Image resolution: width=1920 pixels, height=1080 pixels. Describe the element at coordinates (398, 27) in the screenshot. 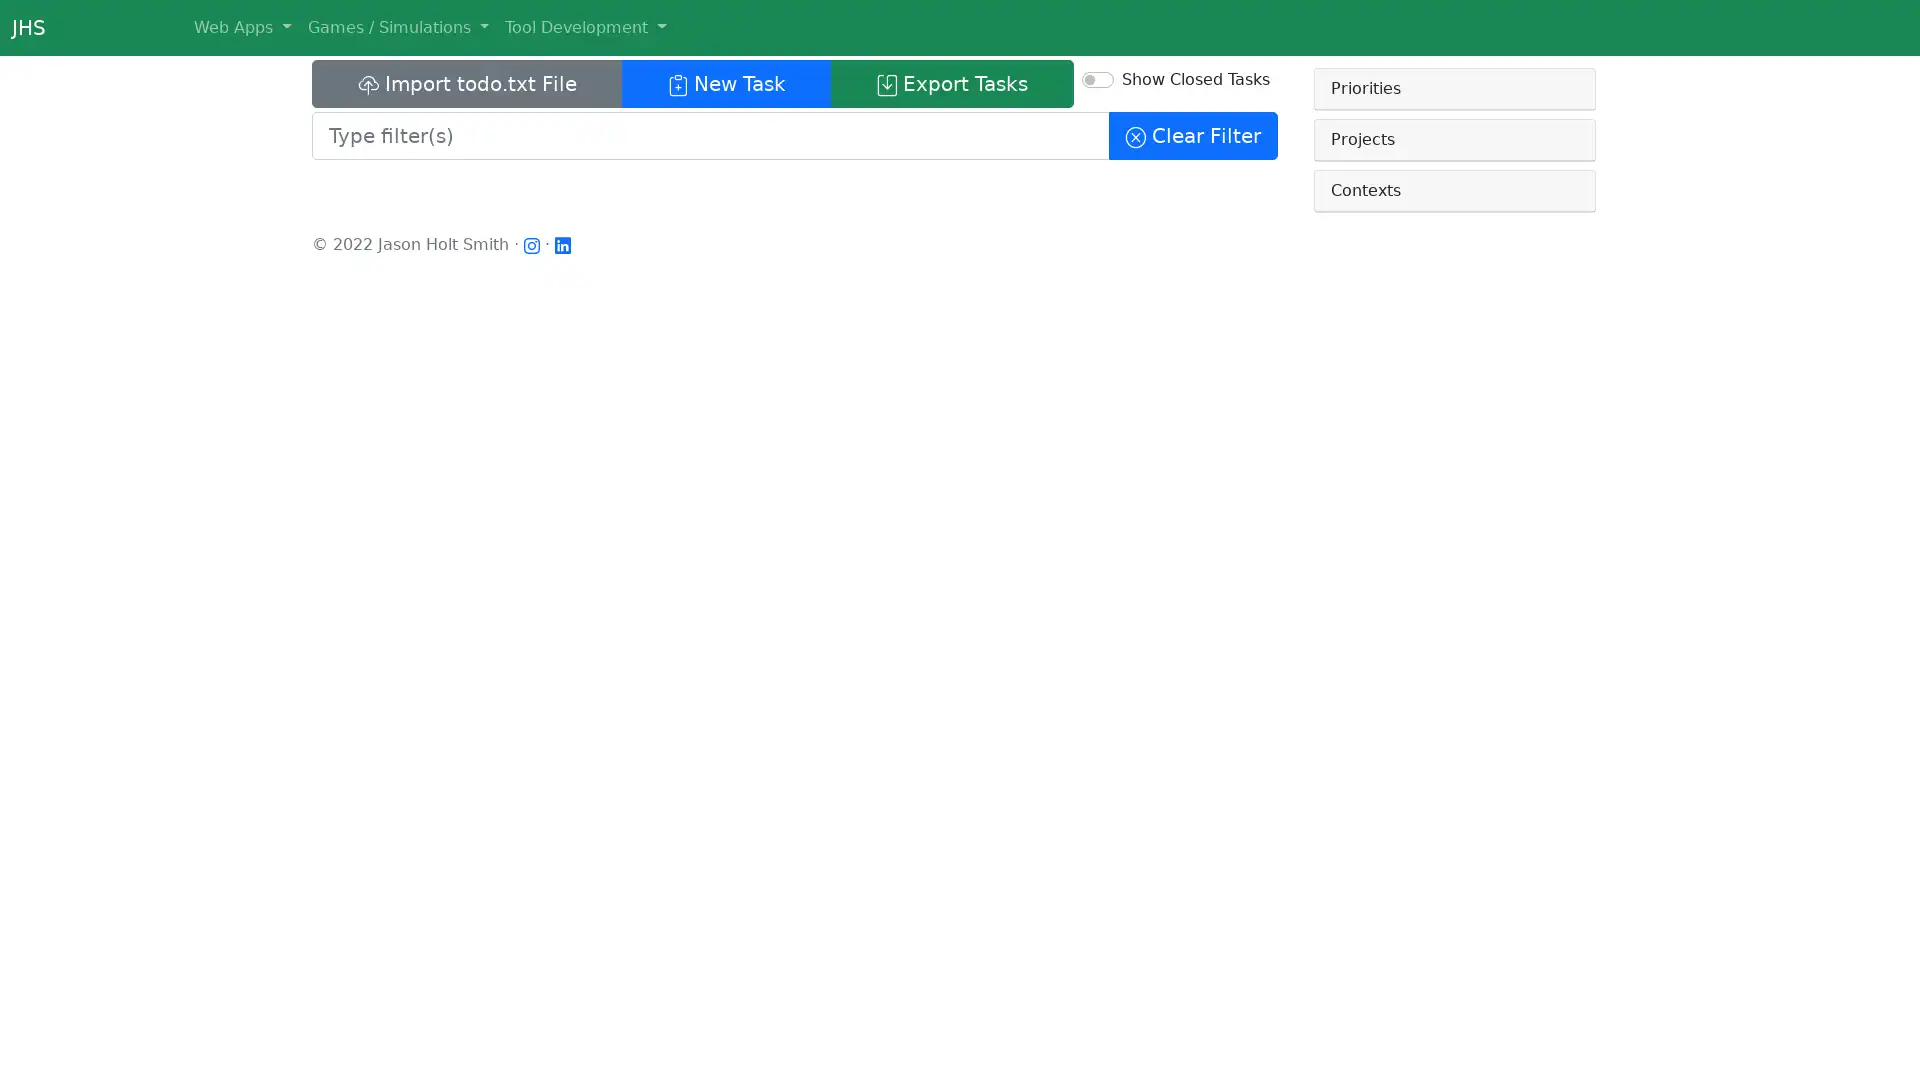

I see `Games / Simulations` at that location.